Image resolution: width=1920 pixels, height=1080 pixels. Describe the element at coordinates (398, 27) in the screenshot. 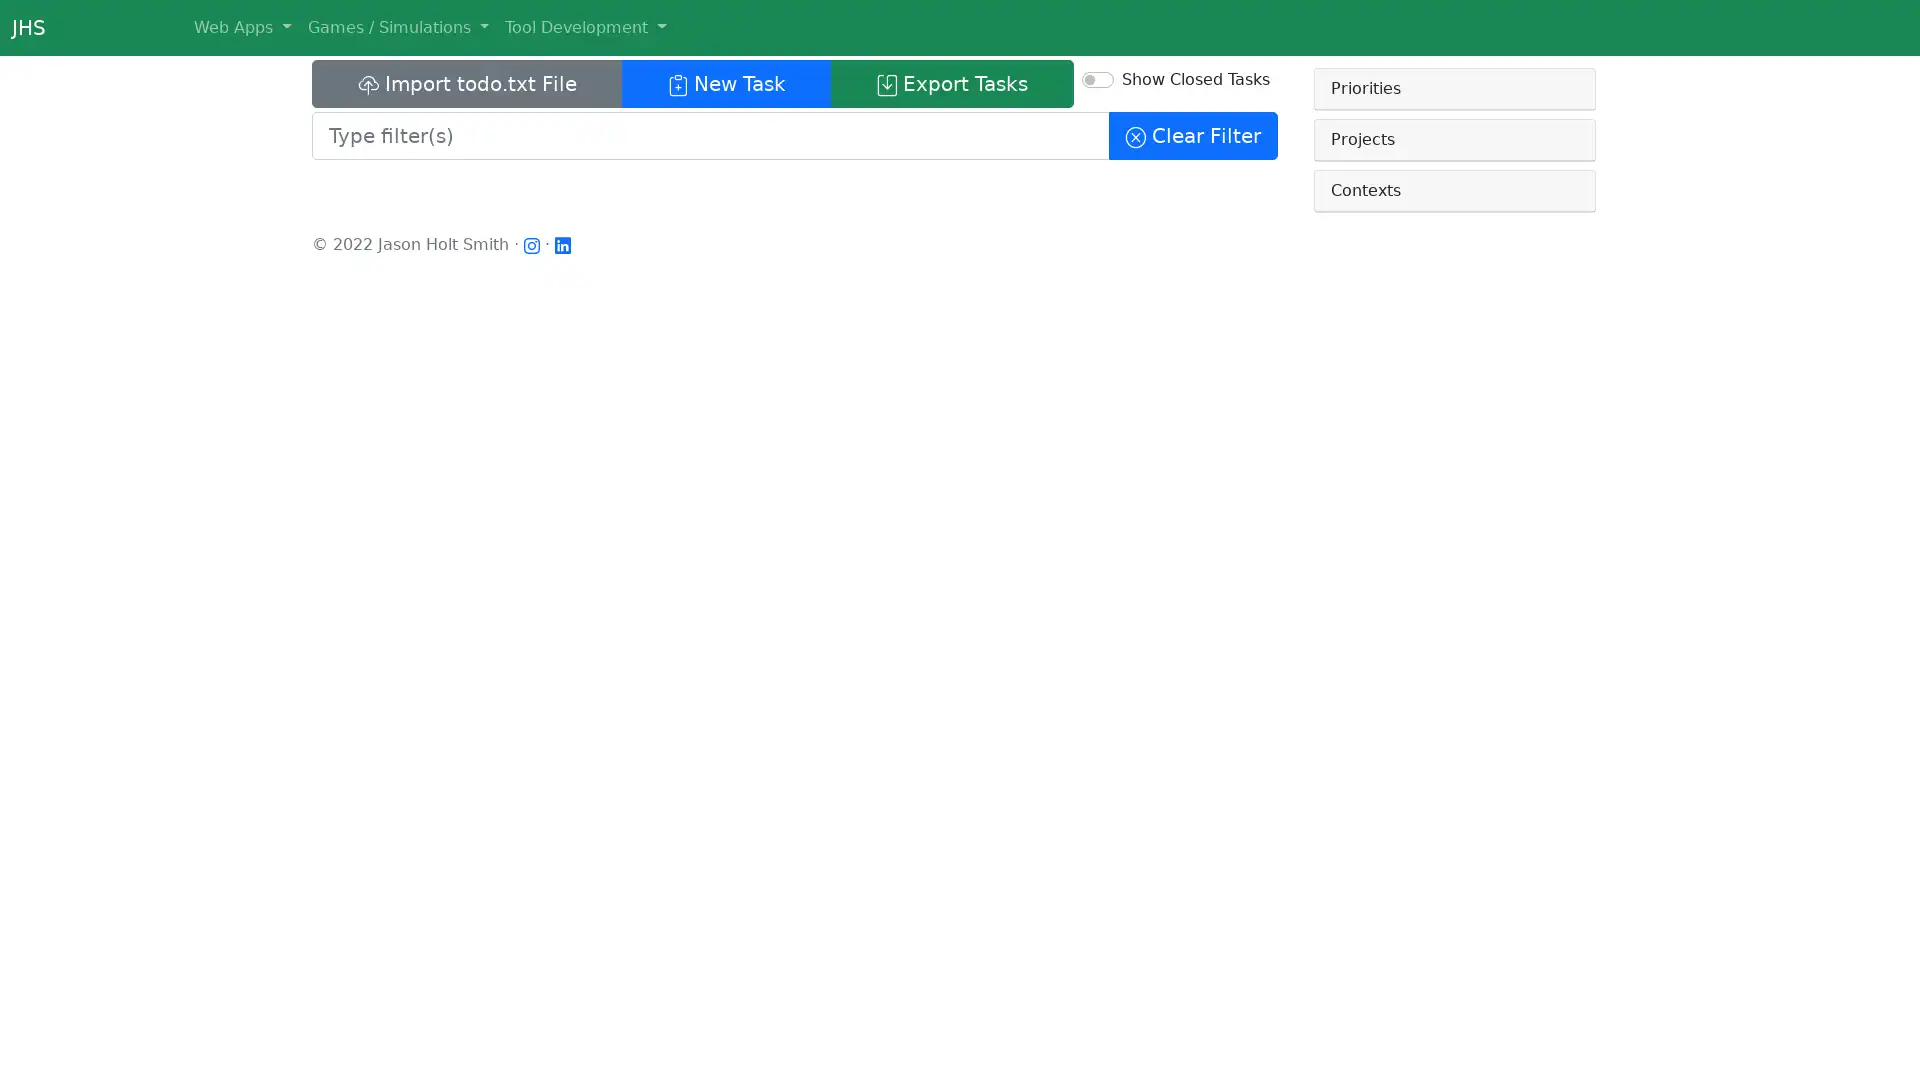

I see `Games / Simulations` at that location.